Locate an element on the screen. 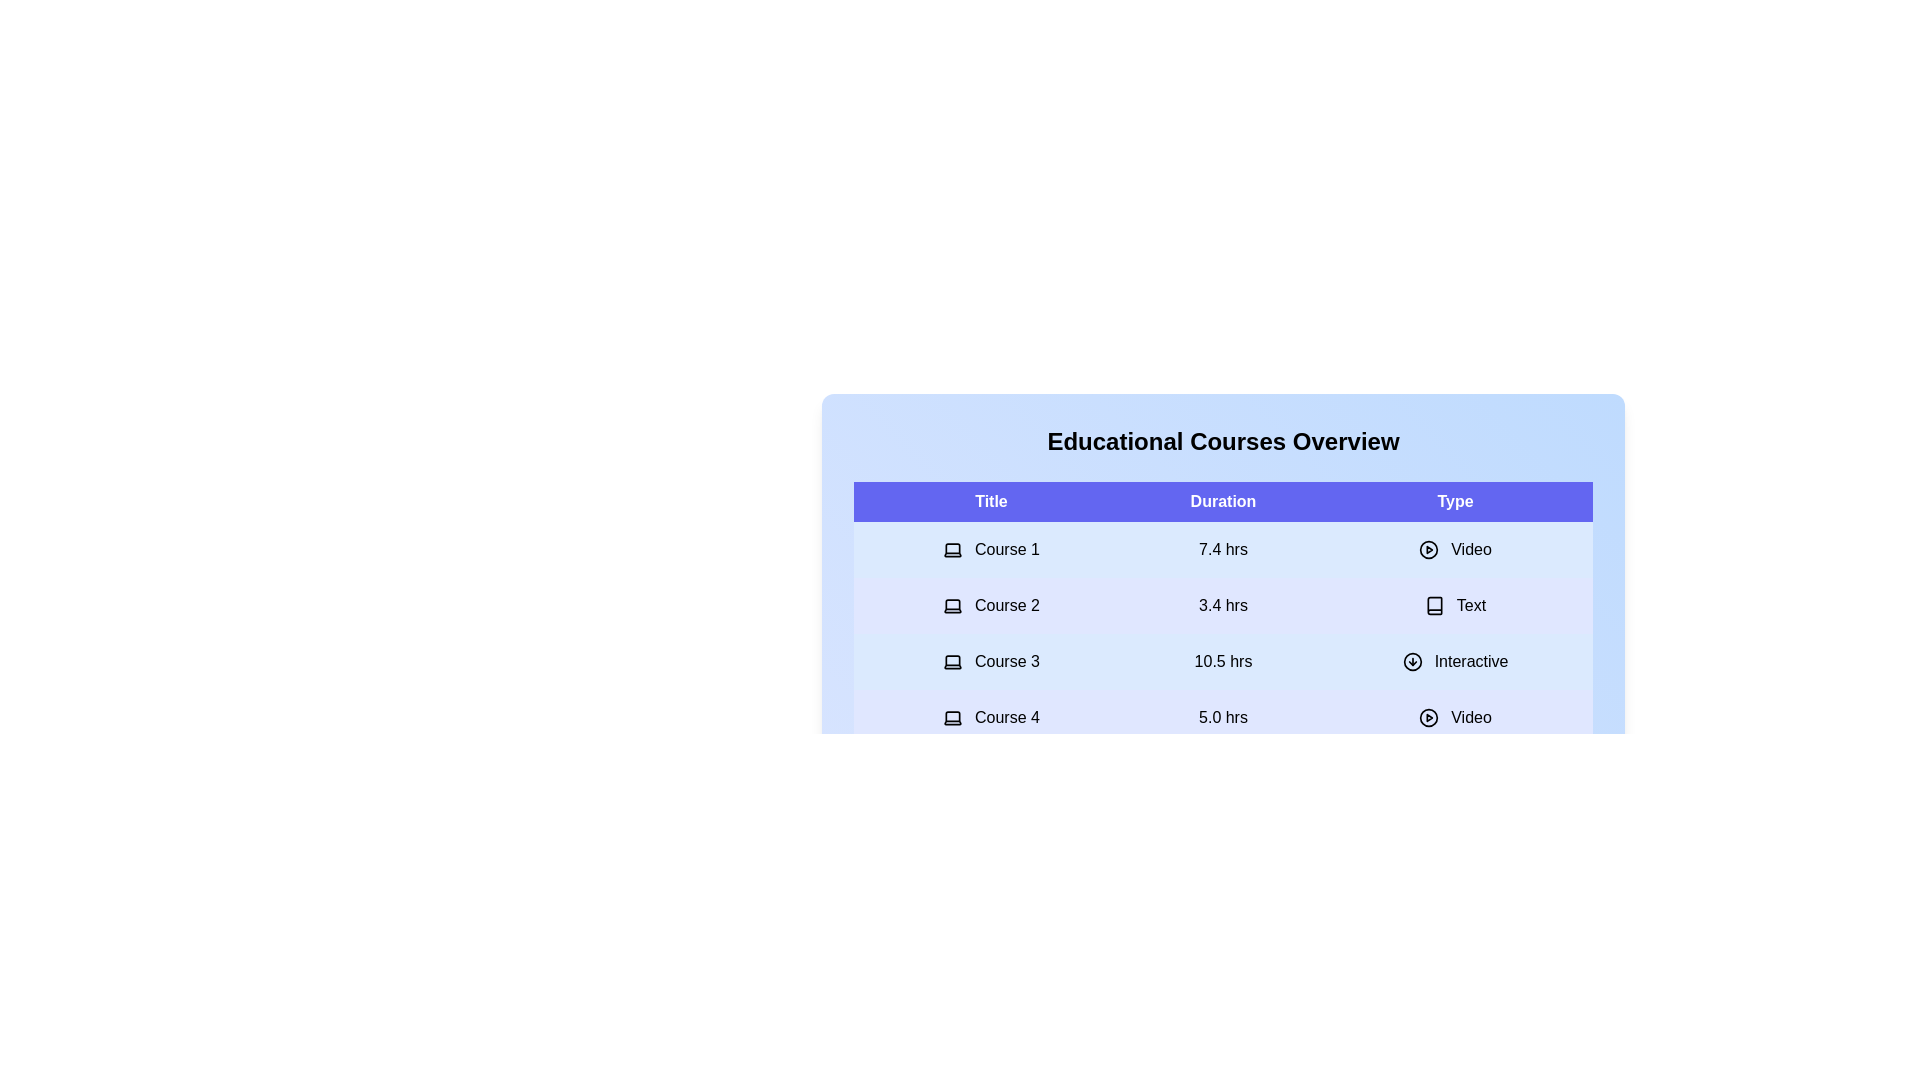 This screenshot has height=1080, width=1920. the row corresponding to the course title Course 1 is located at coordinates (990, 550).